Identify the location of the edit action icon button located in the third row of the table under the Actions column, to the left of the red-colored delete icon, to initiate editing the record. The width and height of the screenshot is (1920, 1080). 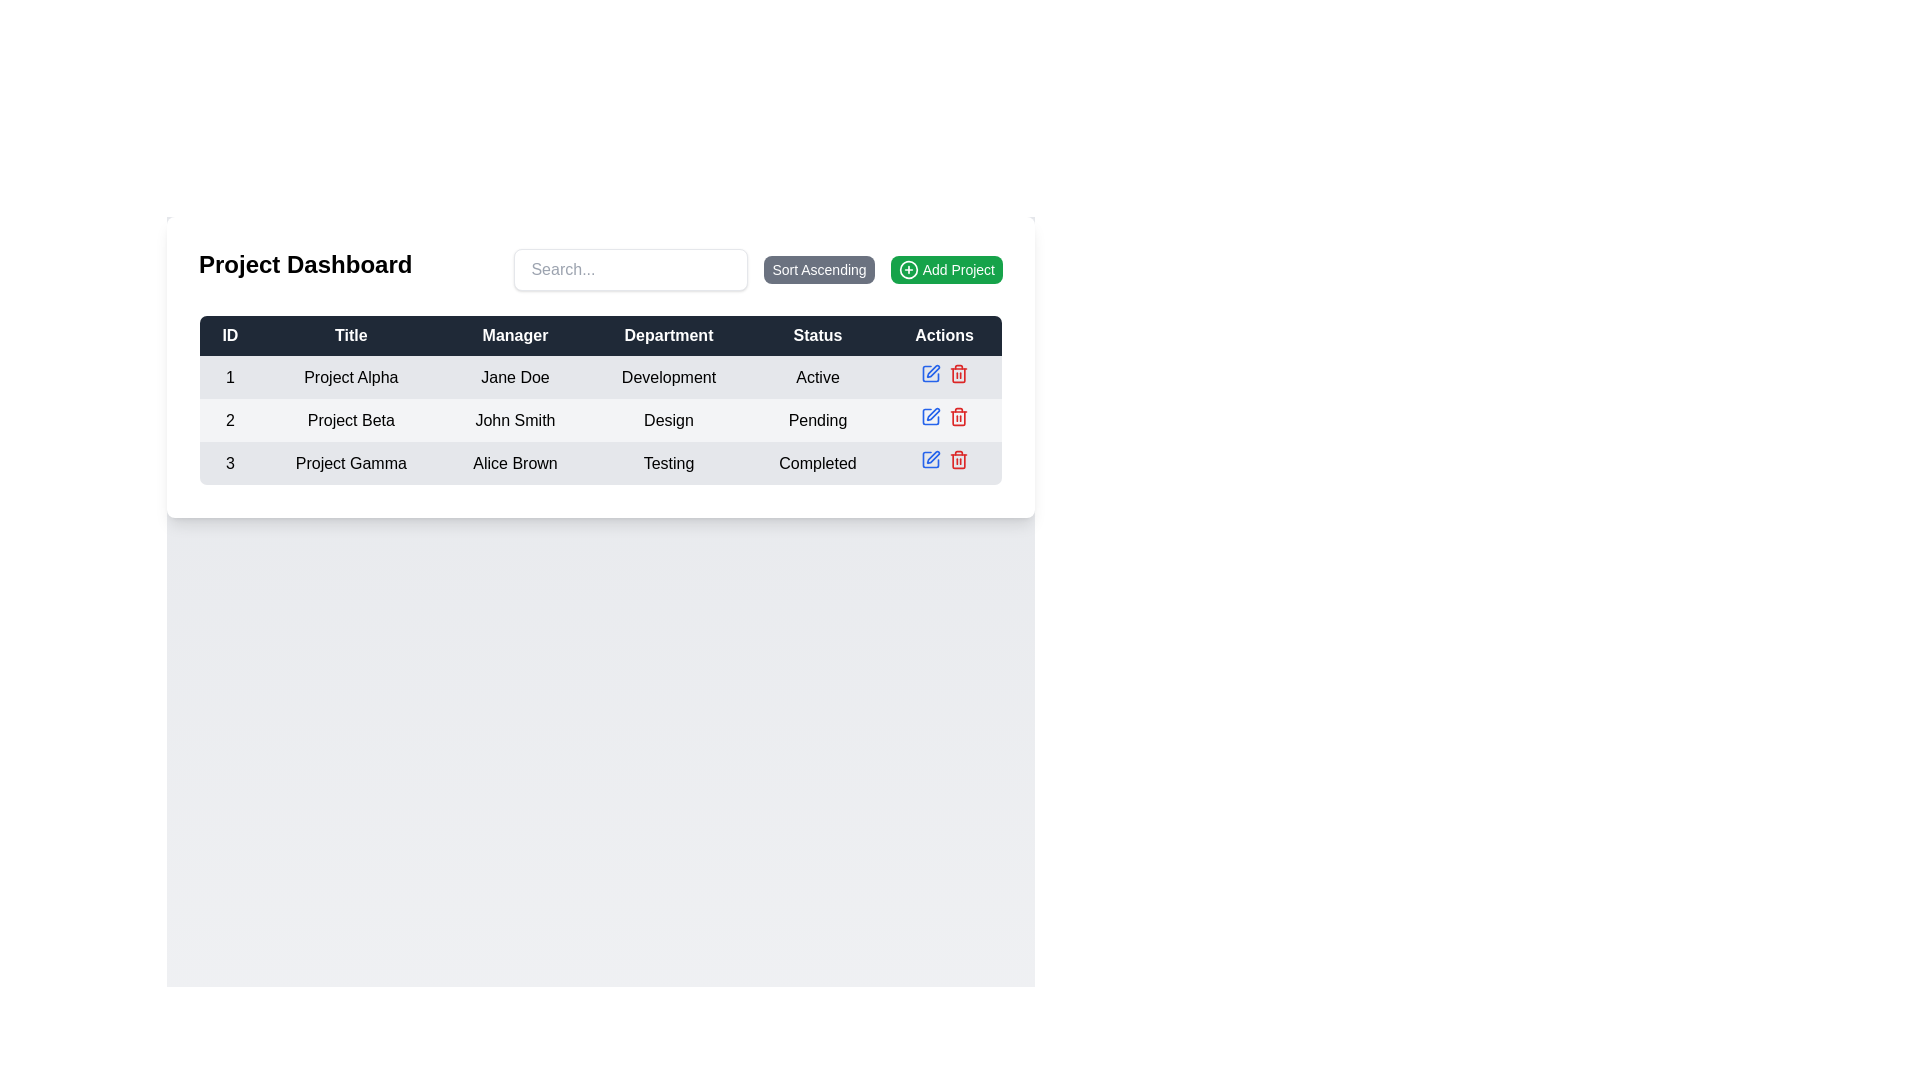
(929, 459).